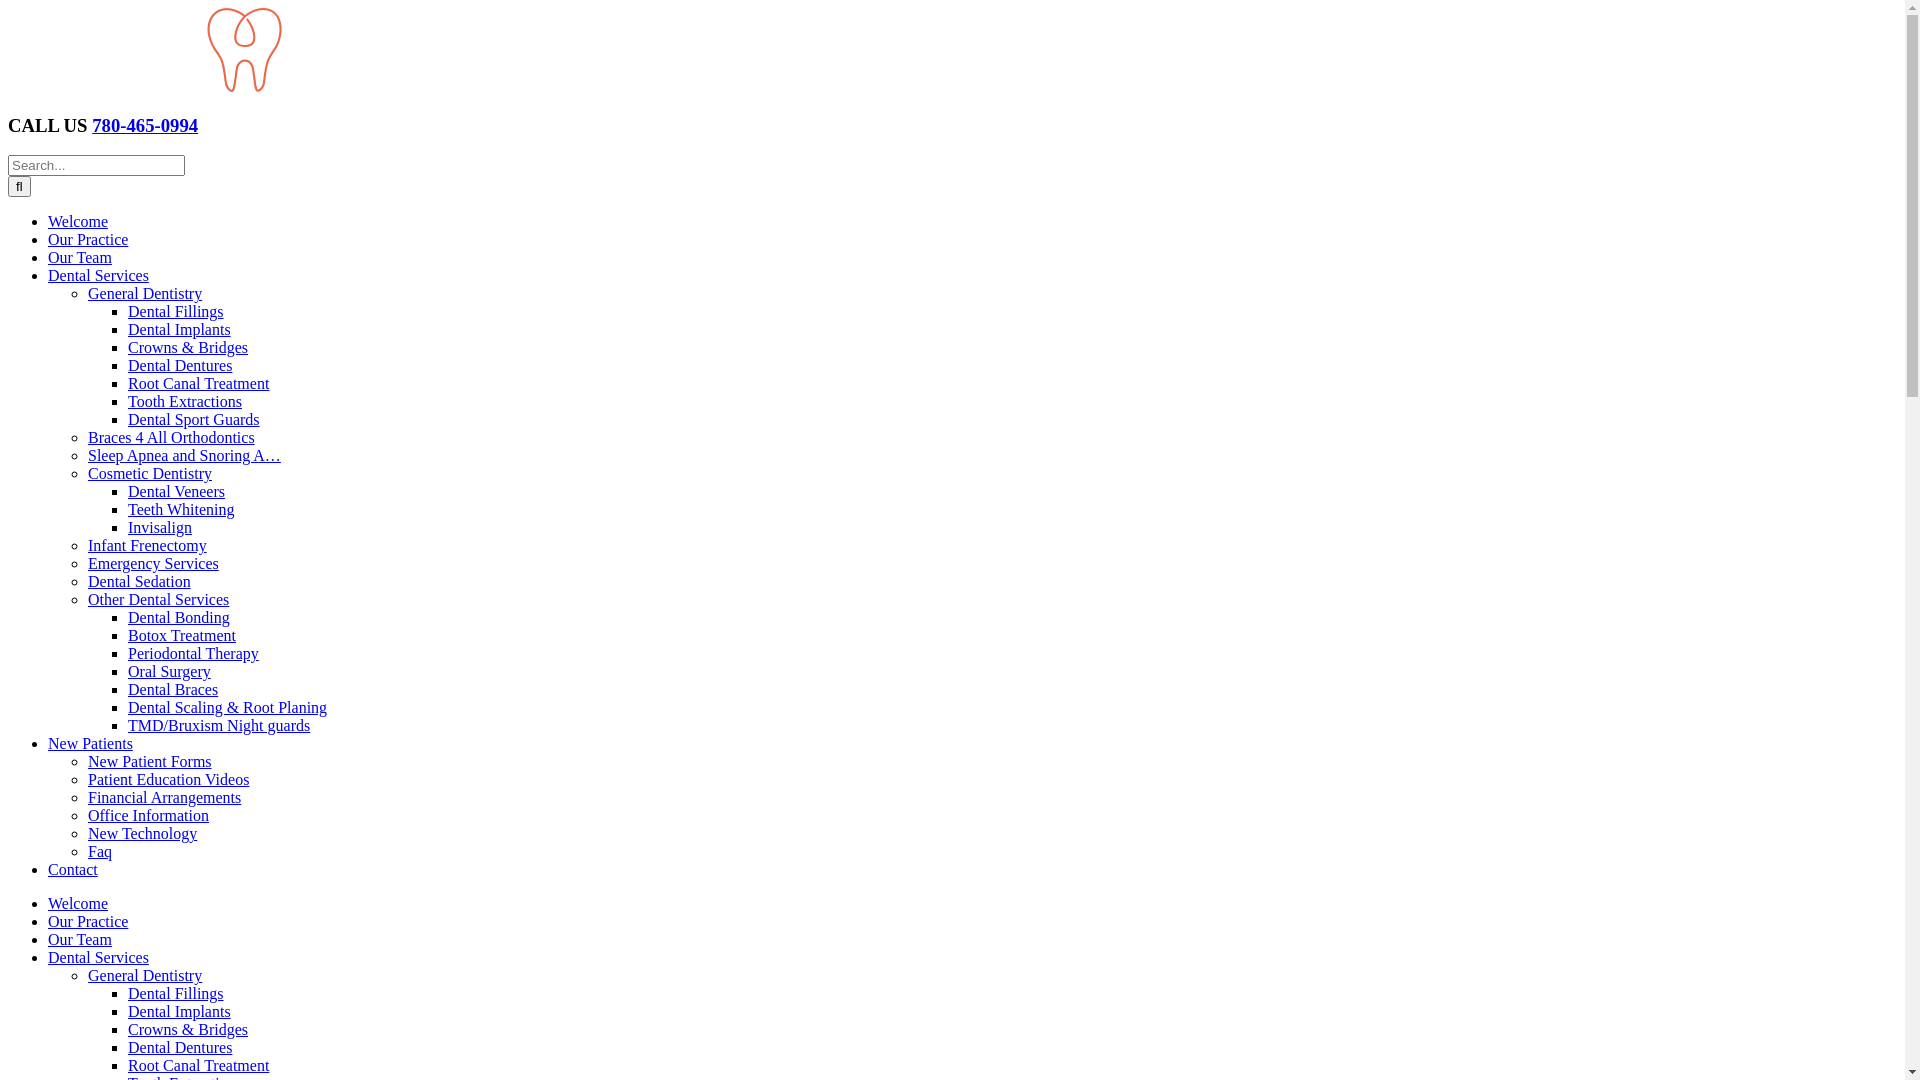  I want to click on 'Skip to content', so click(7, 7).